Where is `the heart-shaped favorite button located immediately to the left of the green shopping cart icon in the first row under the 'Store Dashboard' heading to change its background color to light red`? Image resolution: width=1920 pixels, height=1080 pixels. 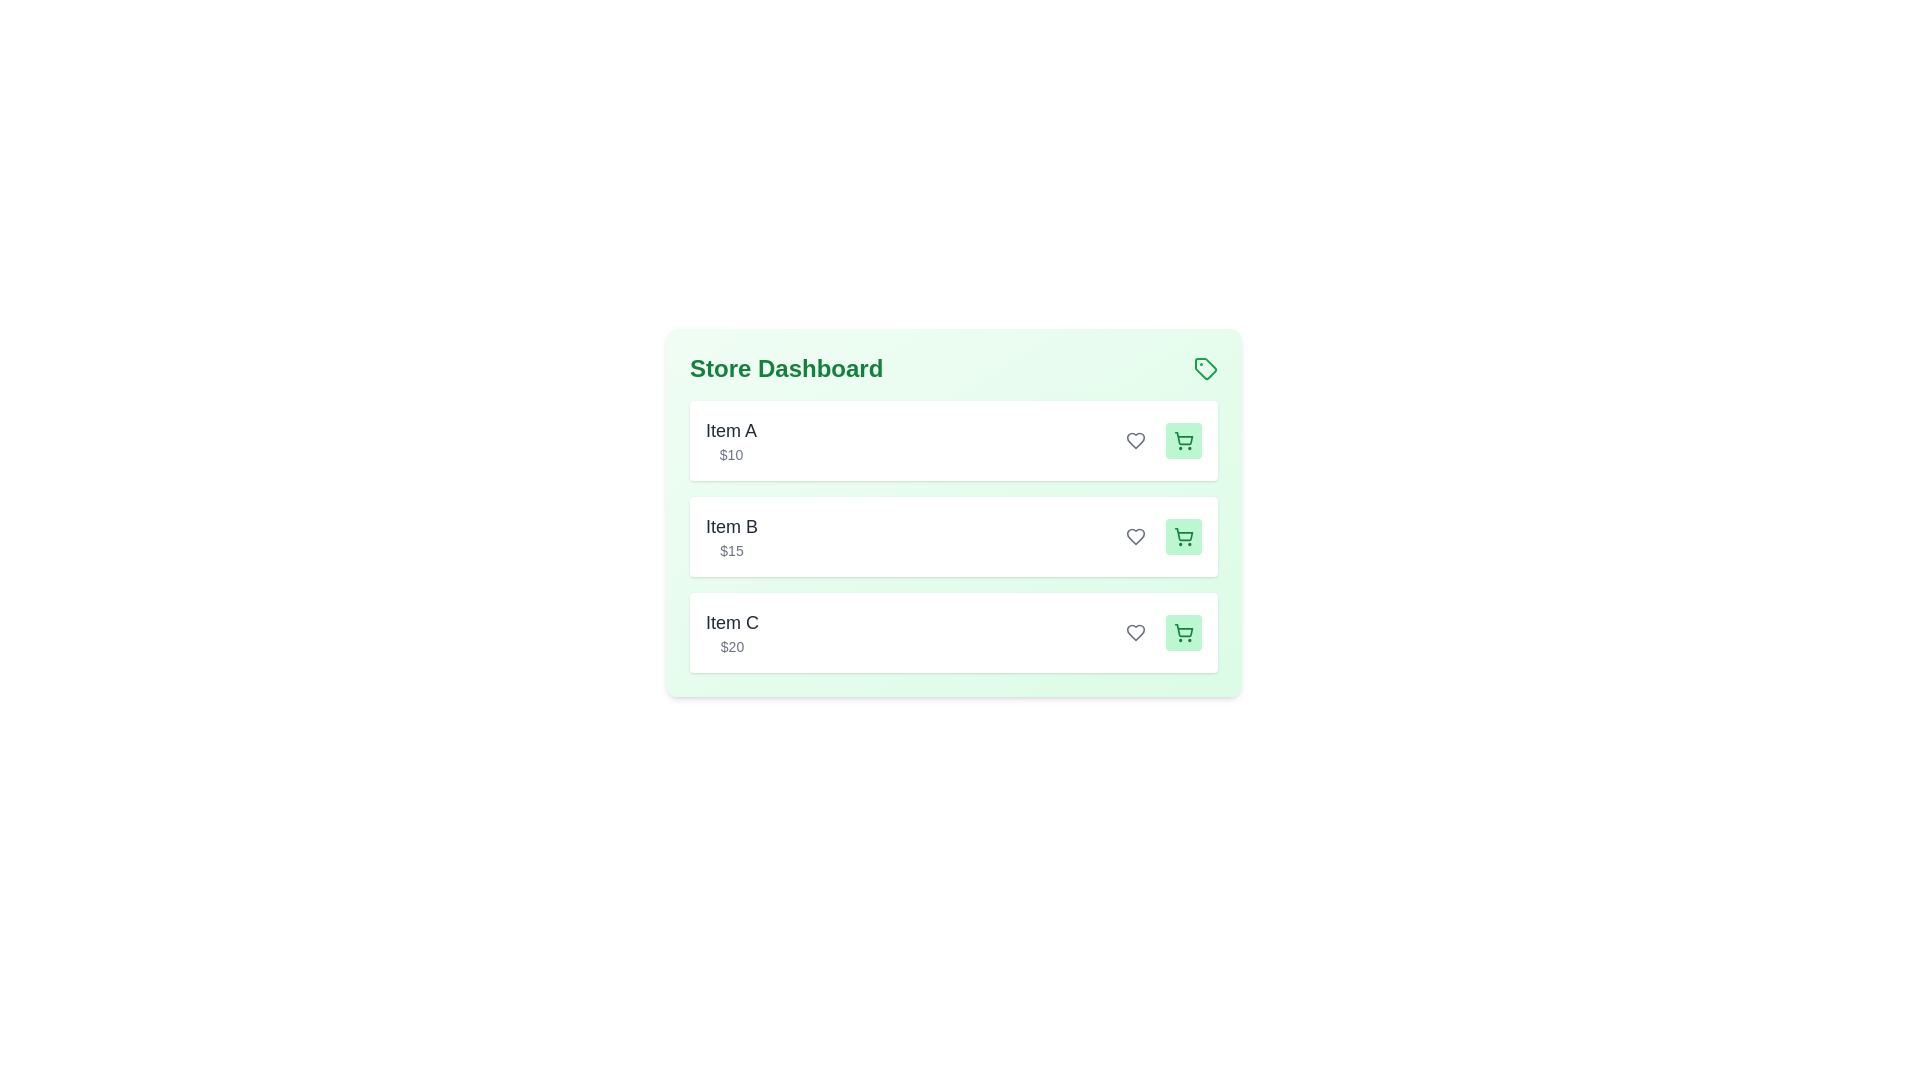 the heart-shaped favorite button located immediately to the left of the green shopping cart icon in the first row under the 'Store Dashboard' heading to change its background color to light red is located at coordinates (1136, 439).